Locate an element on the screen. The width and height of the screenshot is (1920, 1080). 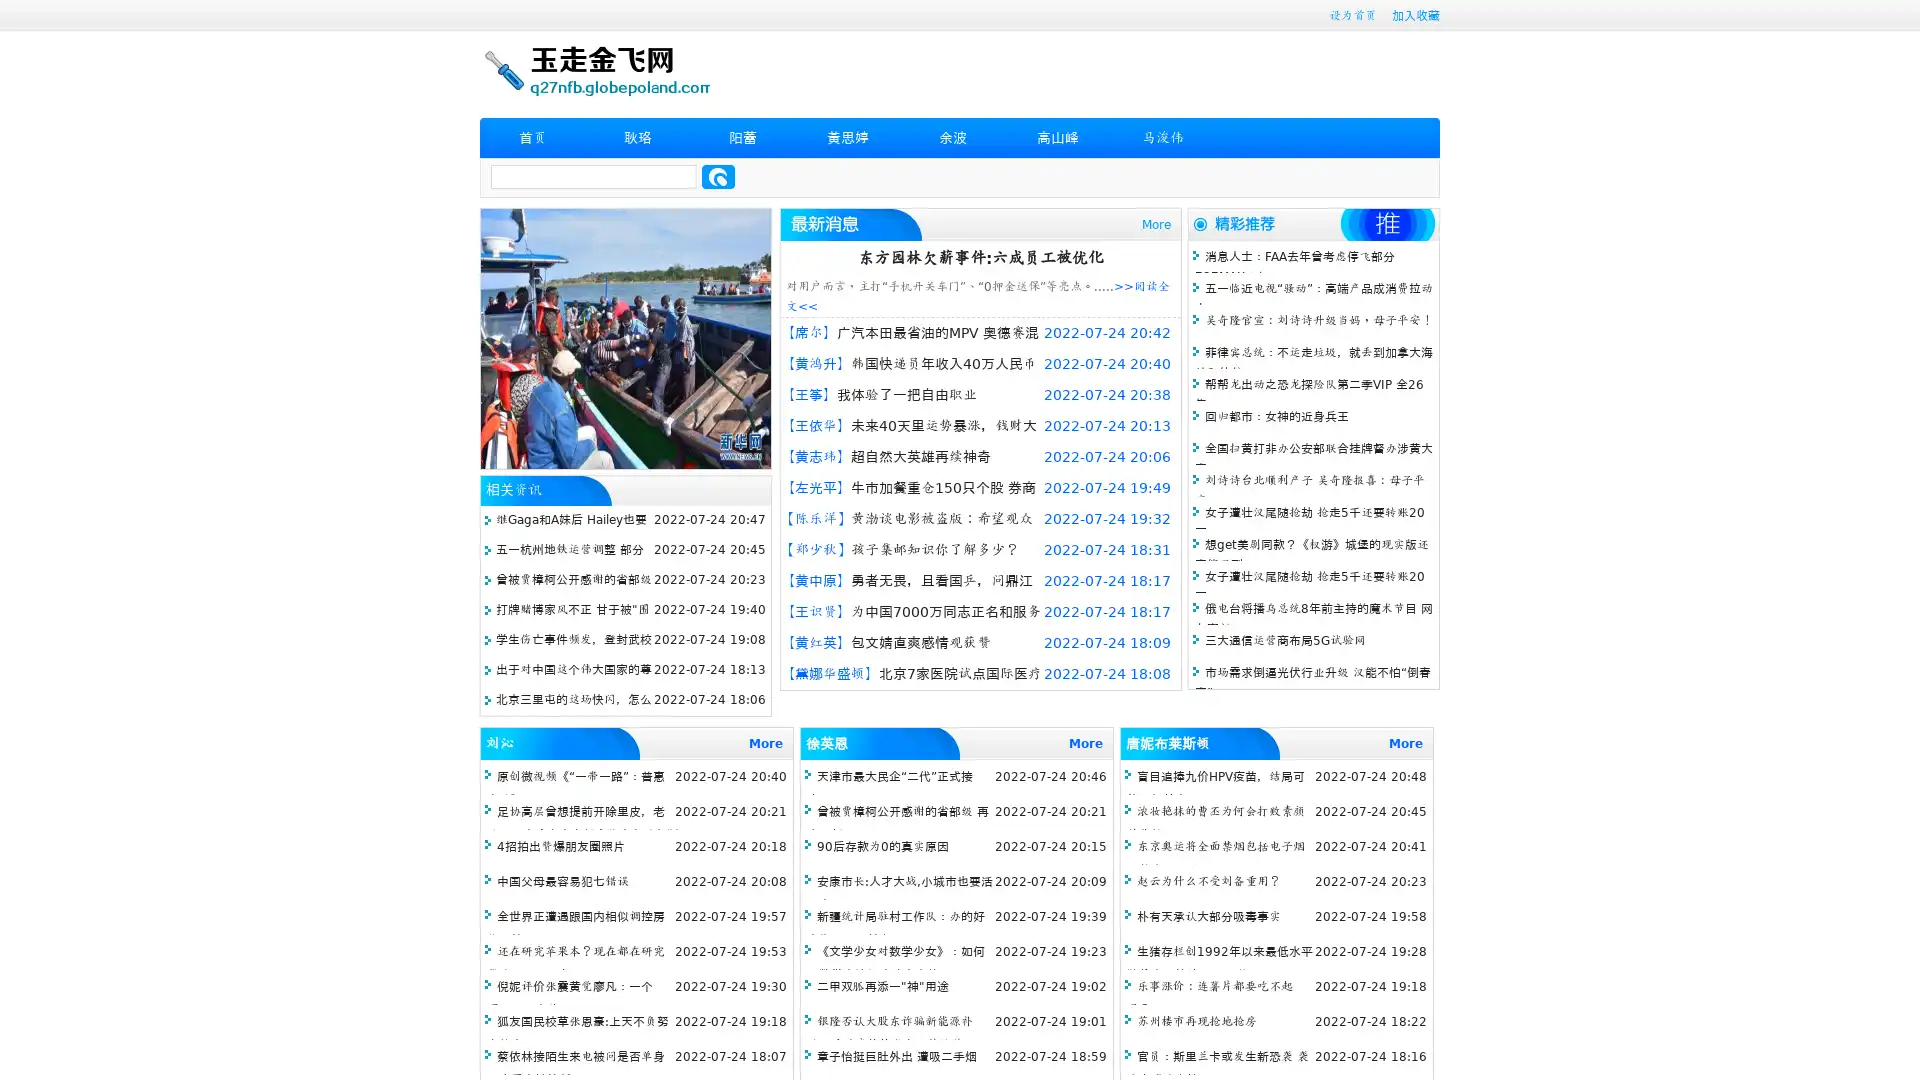
Search is located at coordinates (718, 176).